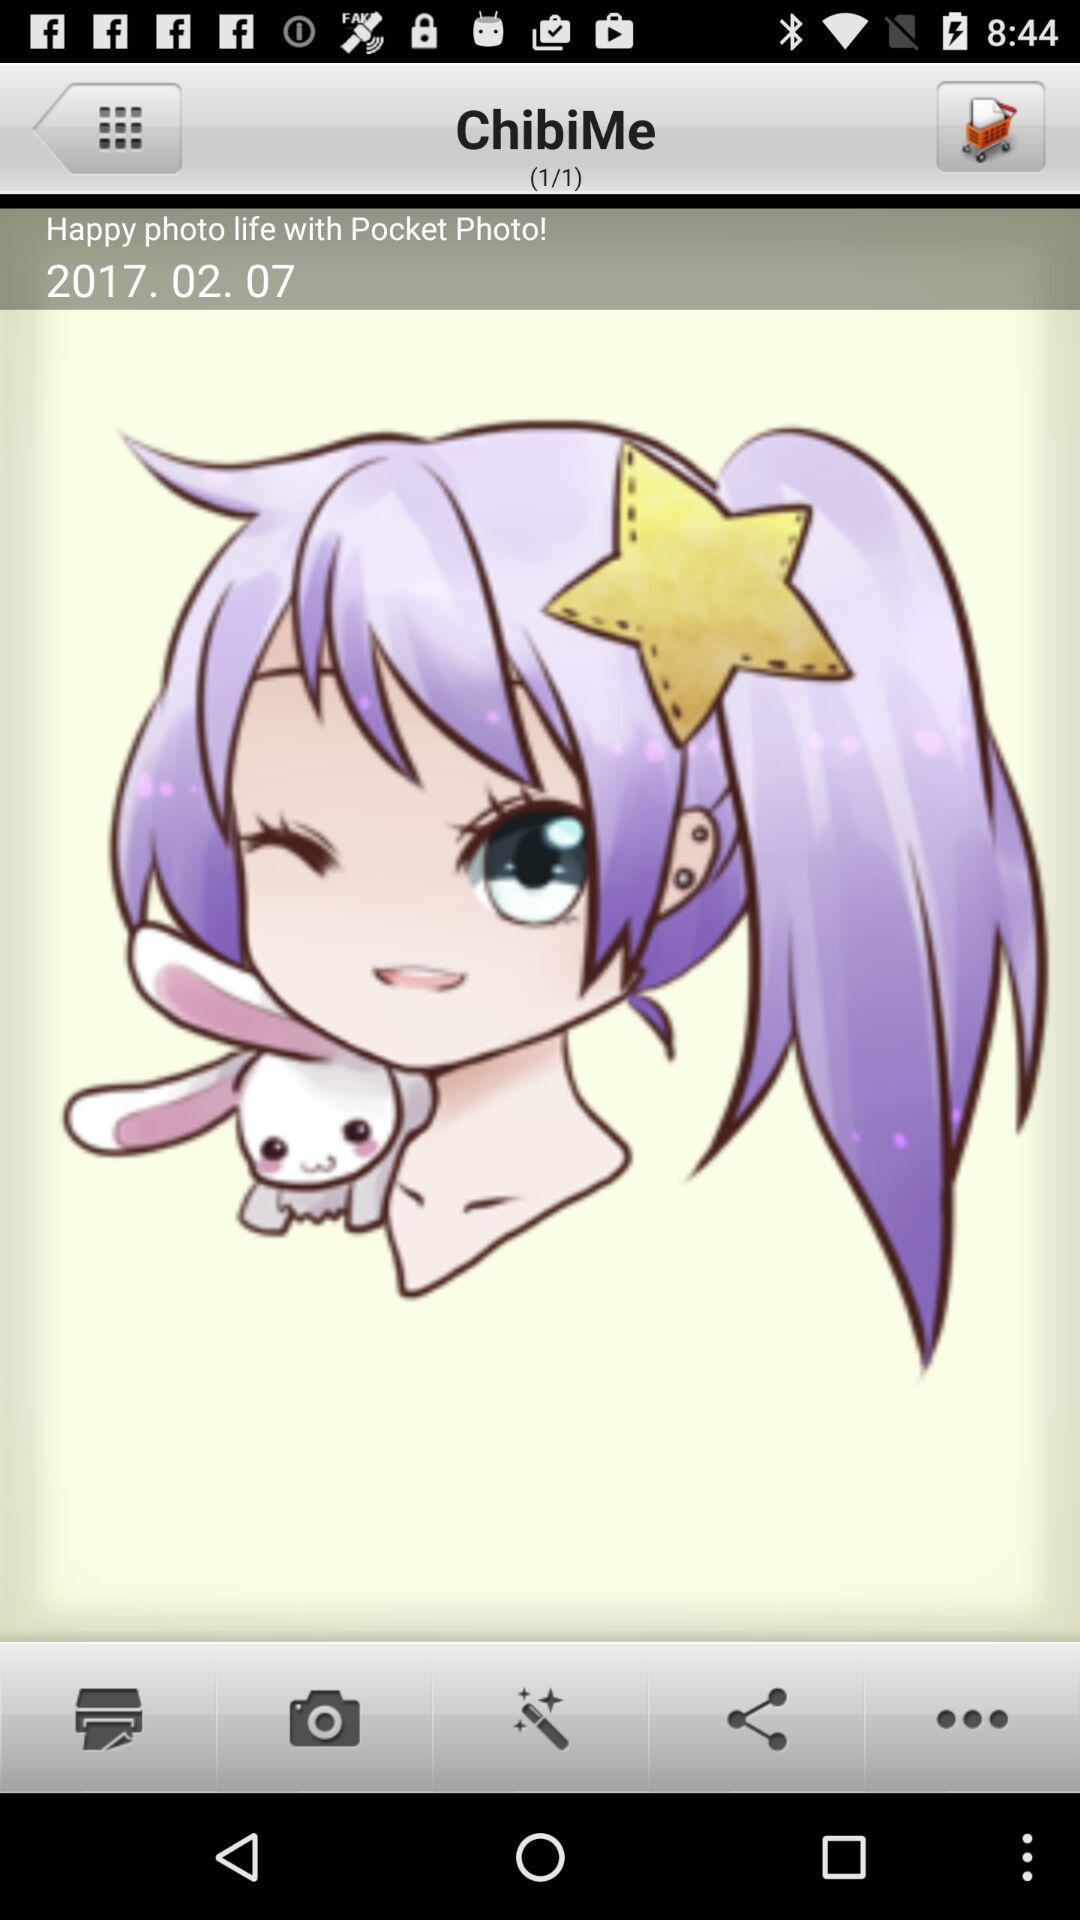 This screenshot has width=1080, height=1920. I want to click on shopping cart, so click(988, 126).